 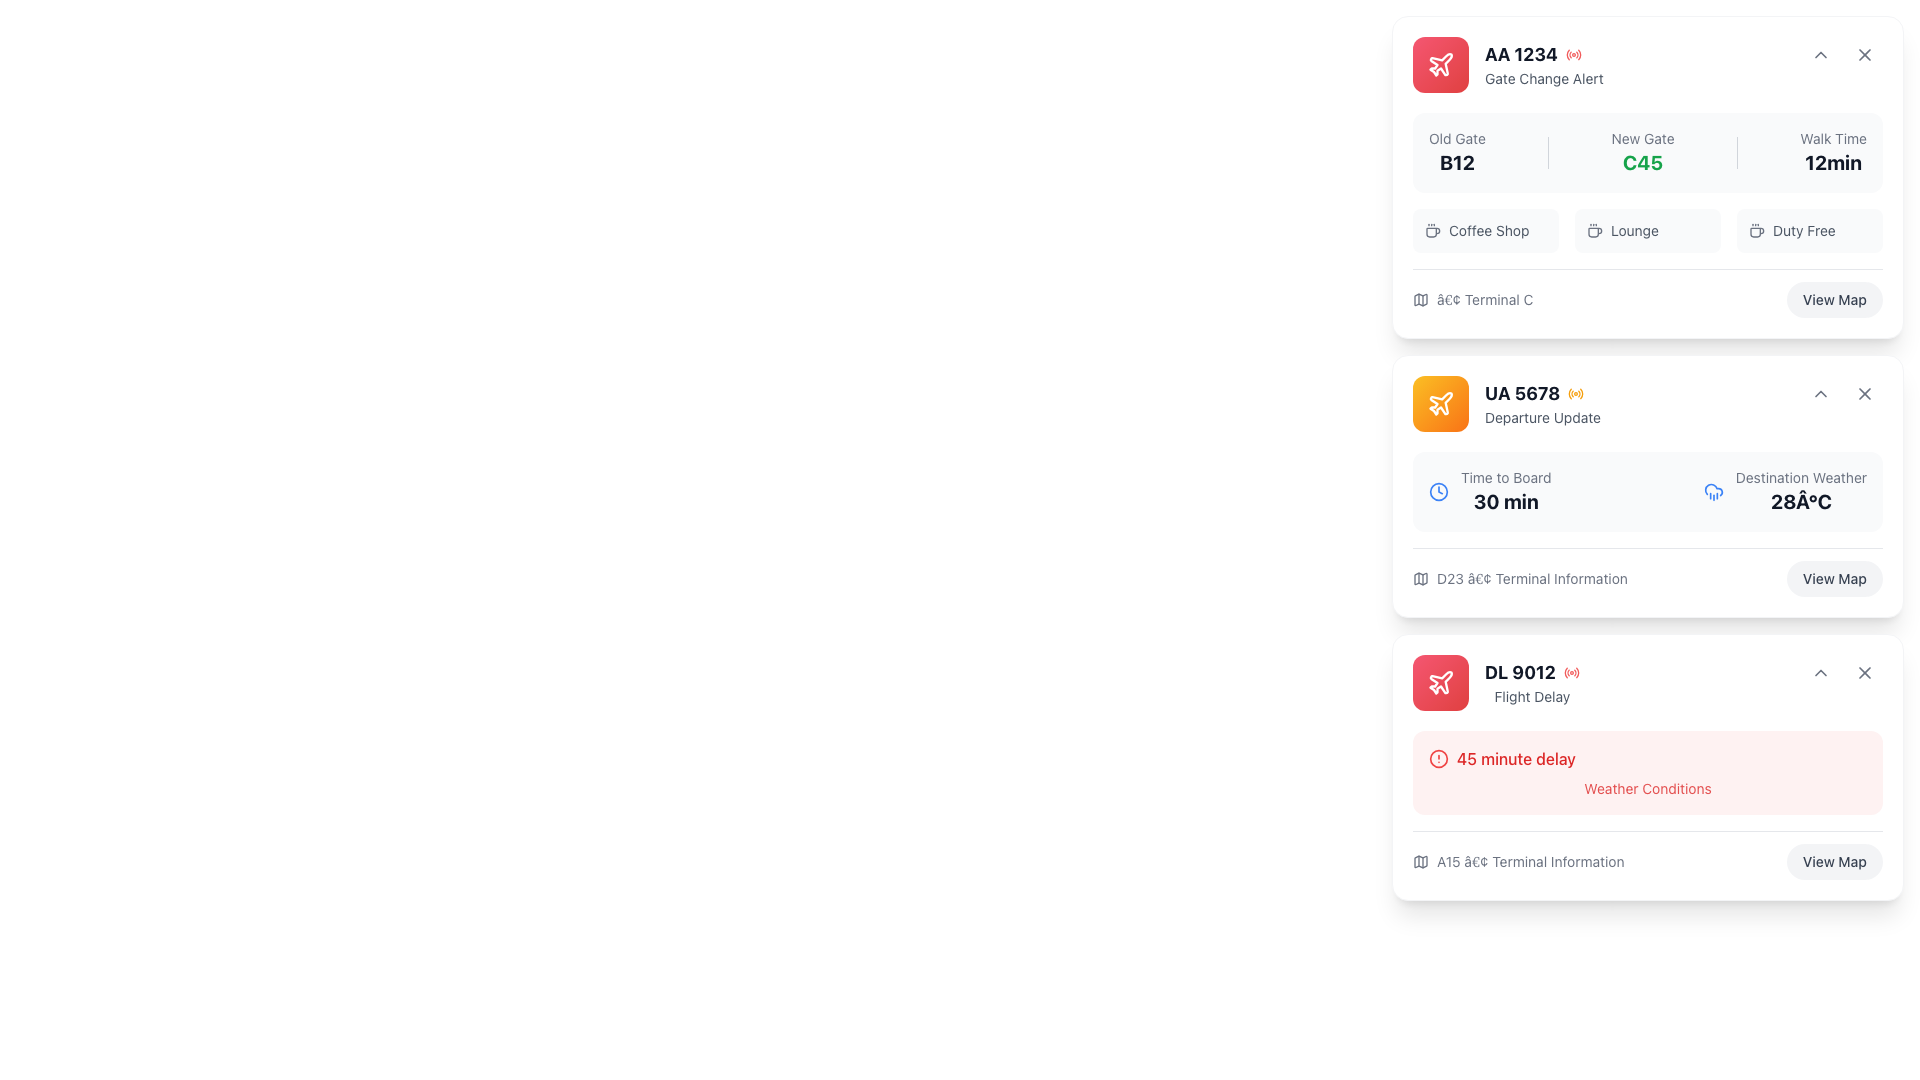 What do you see at coordinates (1864, 393) in the screenshot?
I see `the circular button with an 'X' icon to trigger the hover effect` at bounding box center [1864, 393].